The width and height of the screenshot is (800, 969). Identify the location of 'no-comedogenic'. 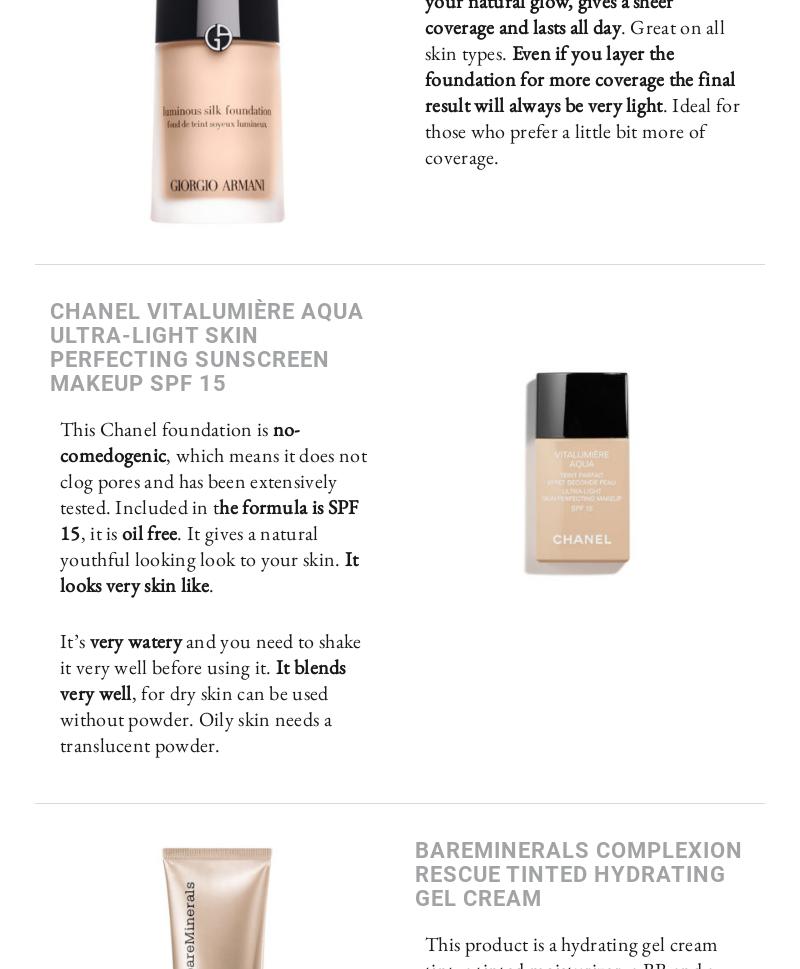
(59, 441).